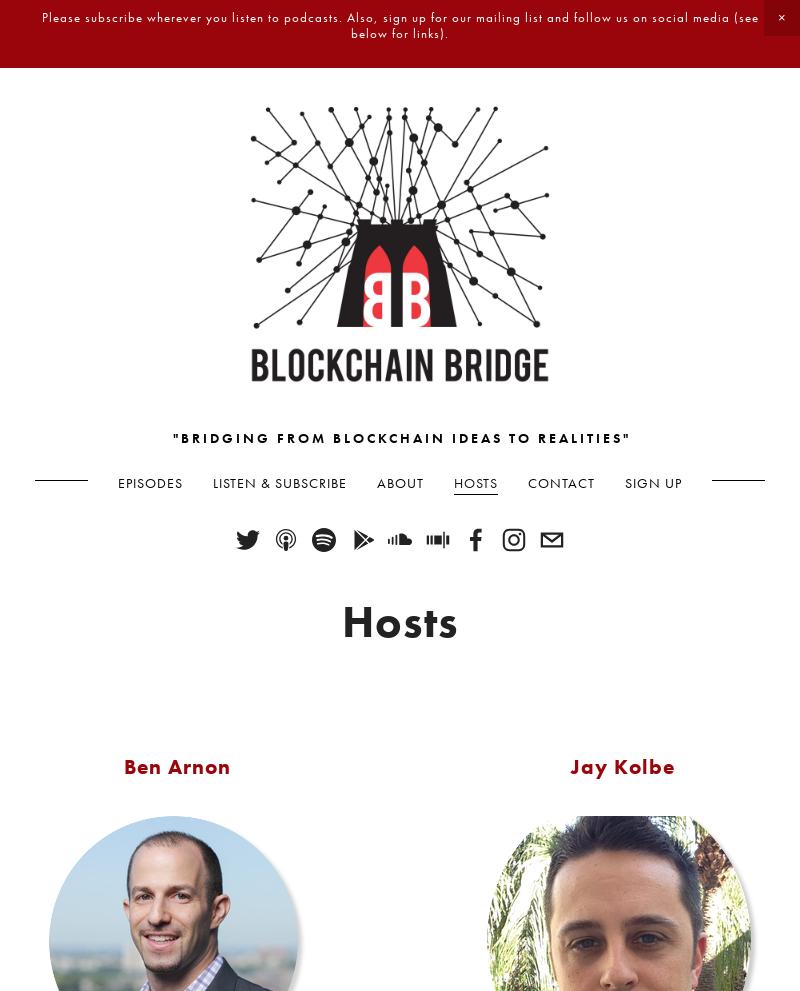 This screenshot has height=991, width=800. I want to click on 'Episodes', so click(117, 481).